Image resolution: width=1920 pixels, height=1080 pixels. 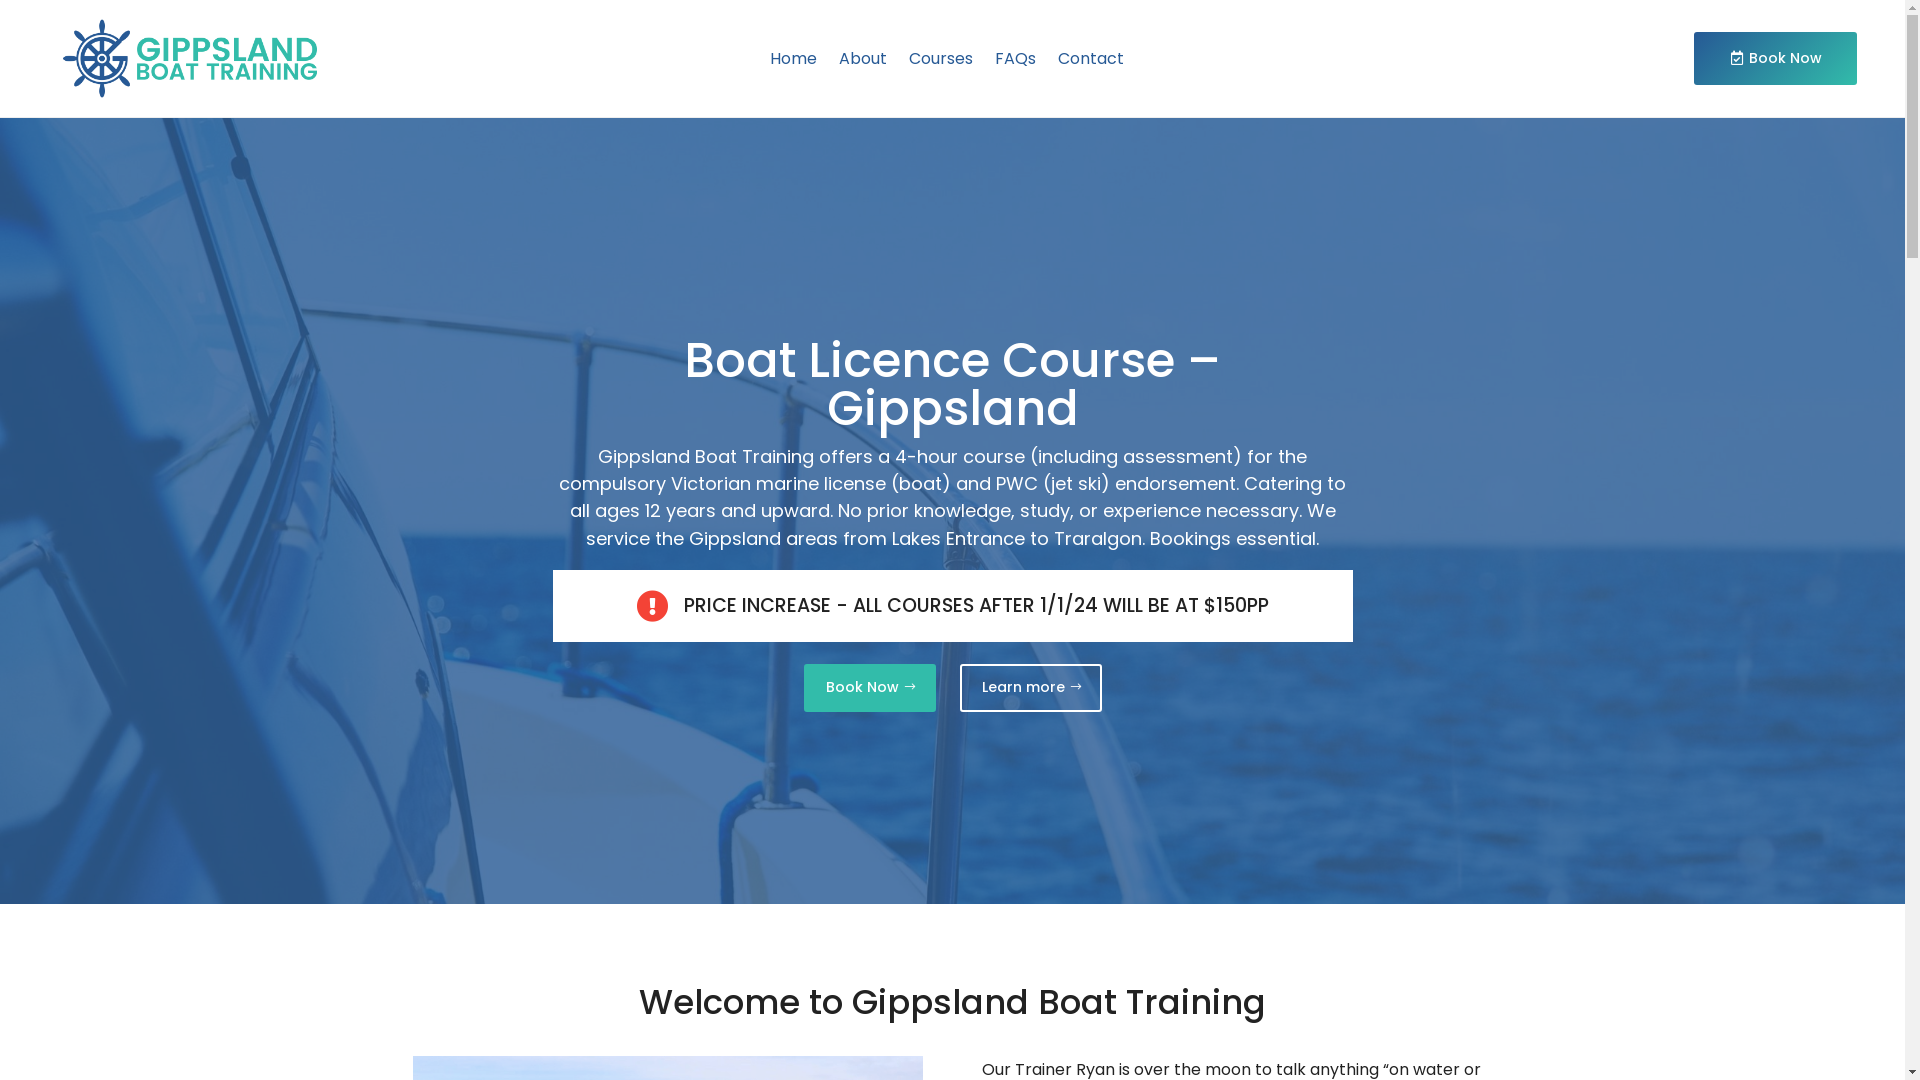 What do you see at coordinates (1031, 686) in the screenshot?
I see `'Learn more'` at bounding box center [1031, 686].